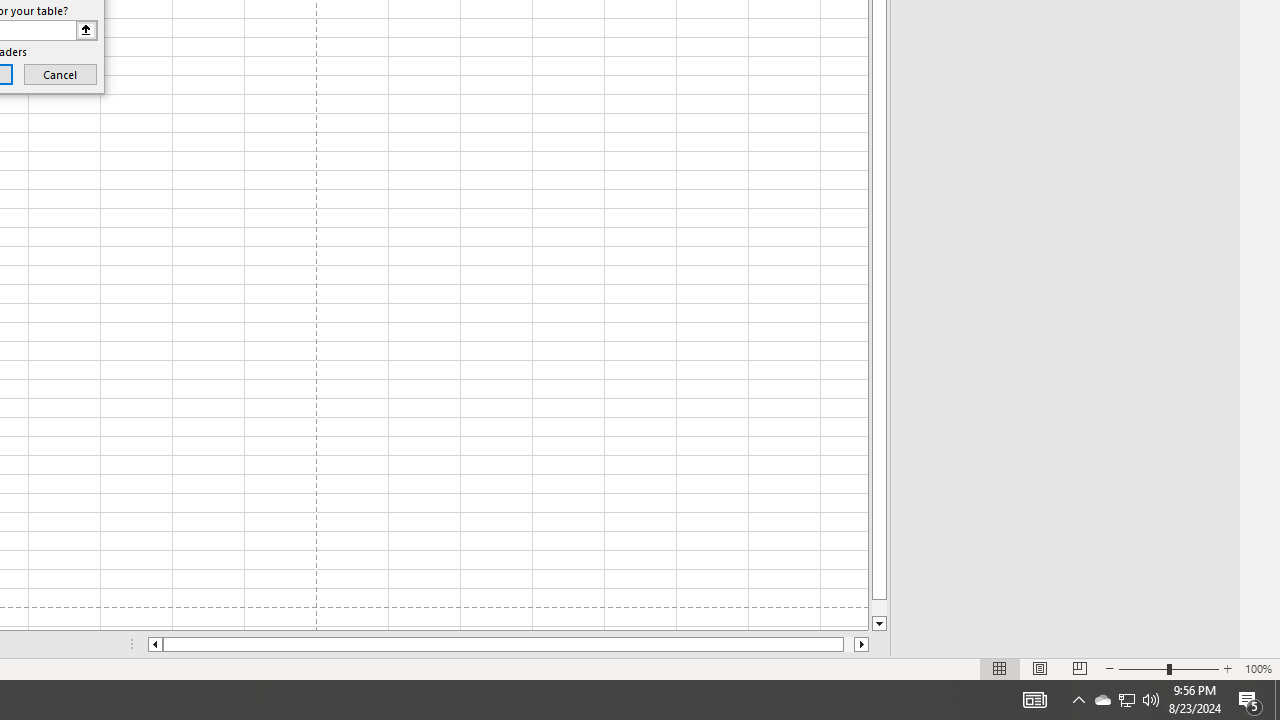 This screenshot has height=720, width=1280. I want to click on 'Column right', so click(862, 644).